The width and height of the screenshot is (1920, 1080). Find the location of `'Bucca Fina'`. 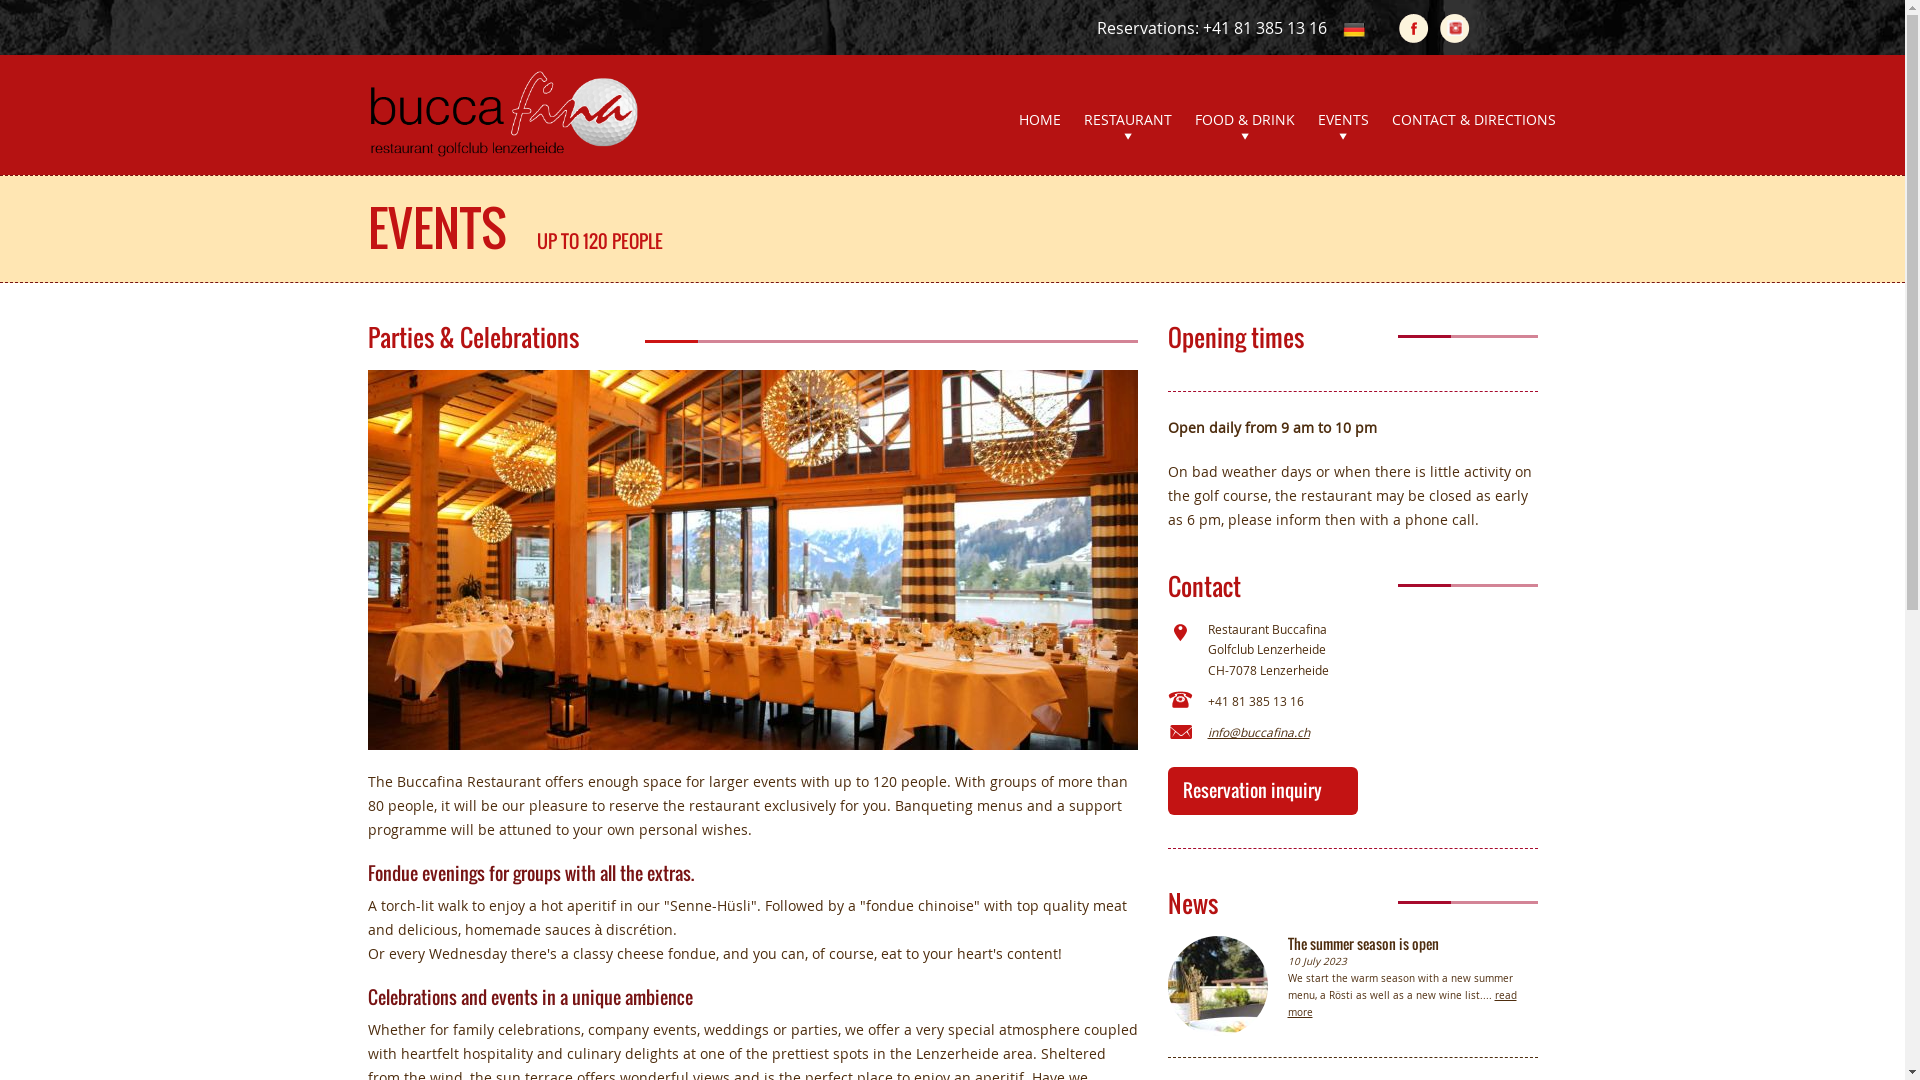

'Bucca Fina' is located at coordinates (503, 114).